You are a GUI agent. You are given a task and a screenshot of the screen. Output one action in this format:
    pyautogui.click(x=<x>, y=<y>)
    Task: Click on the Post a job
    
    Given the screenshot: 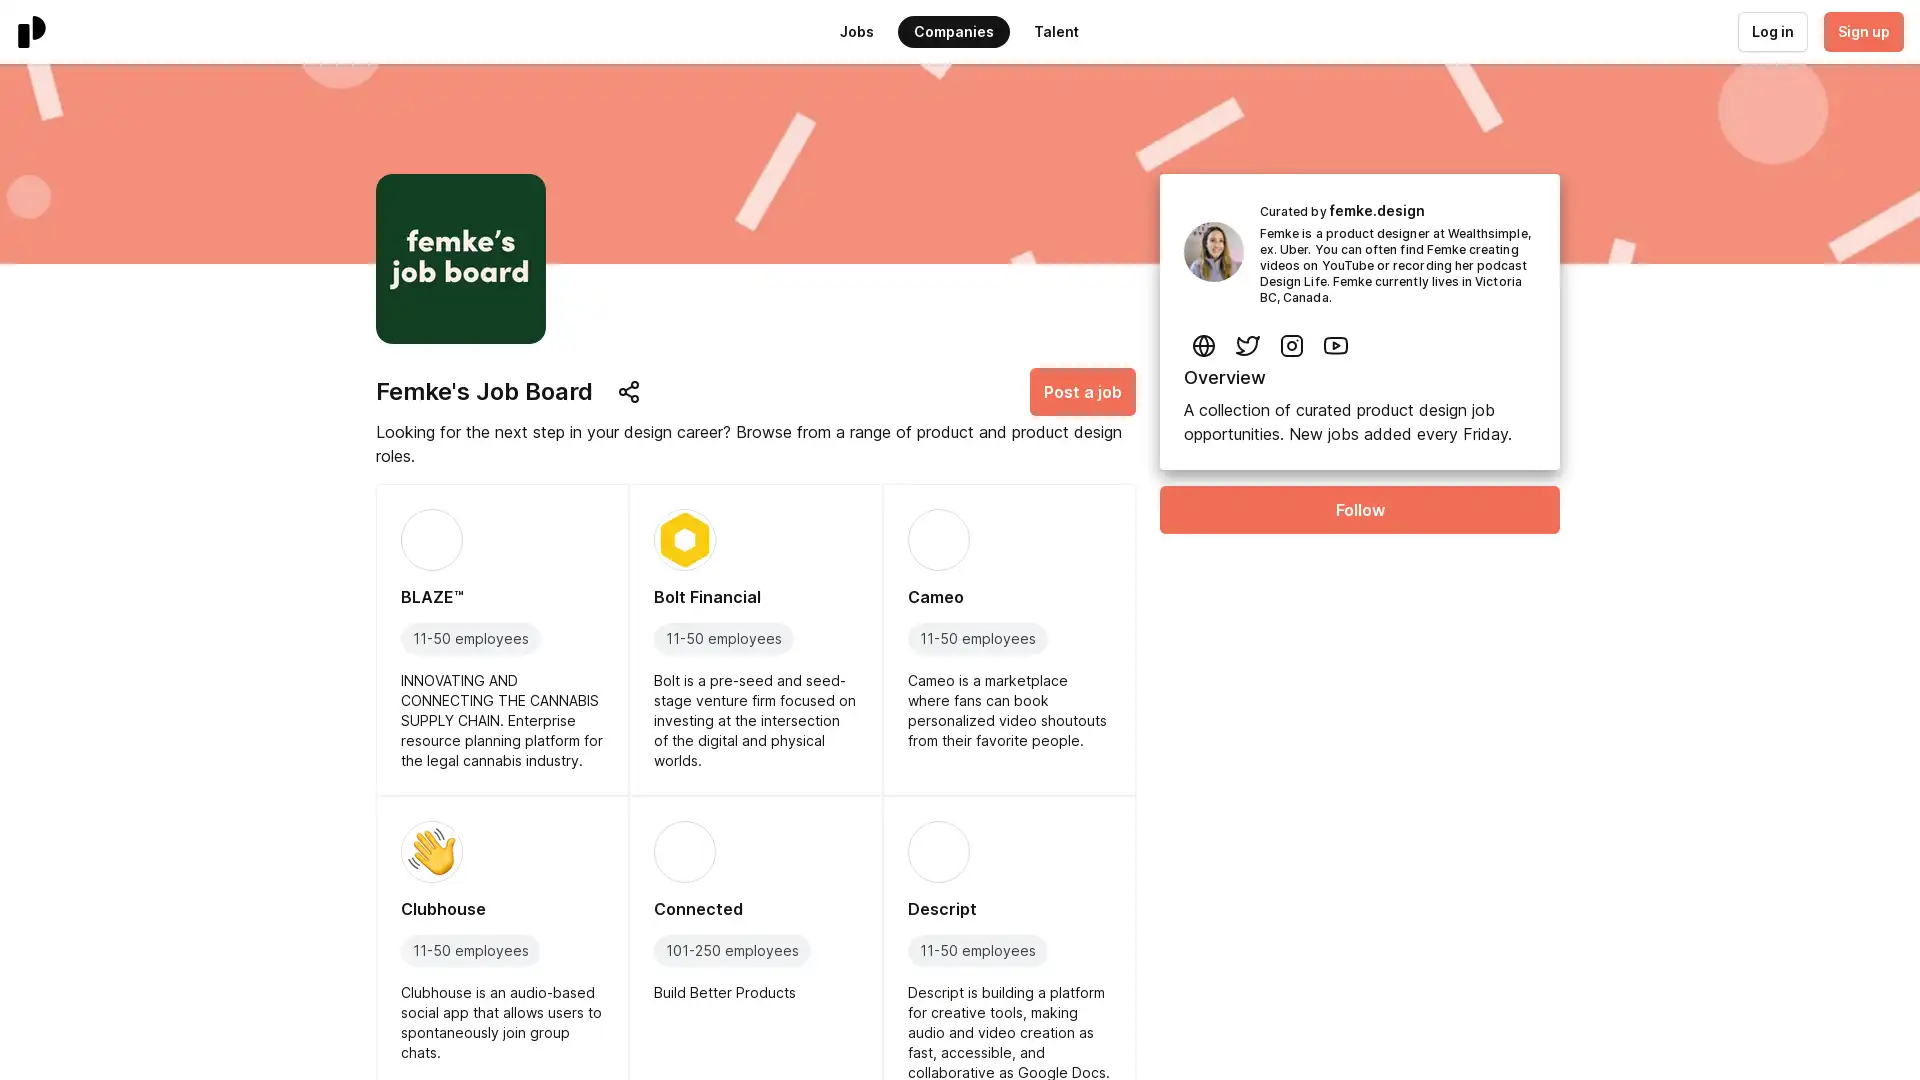 What is the action you would take?
    pyautogui.click(x=1082, y=392)
    